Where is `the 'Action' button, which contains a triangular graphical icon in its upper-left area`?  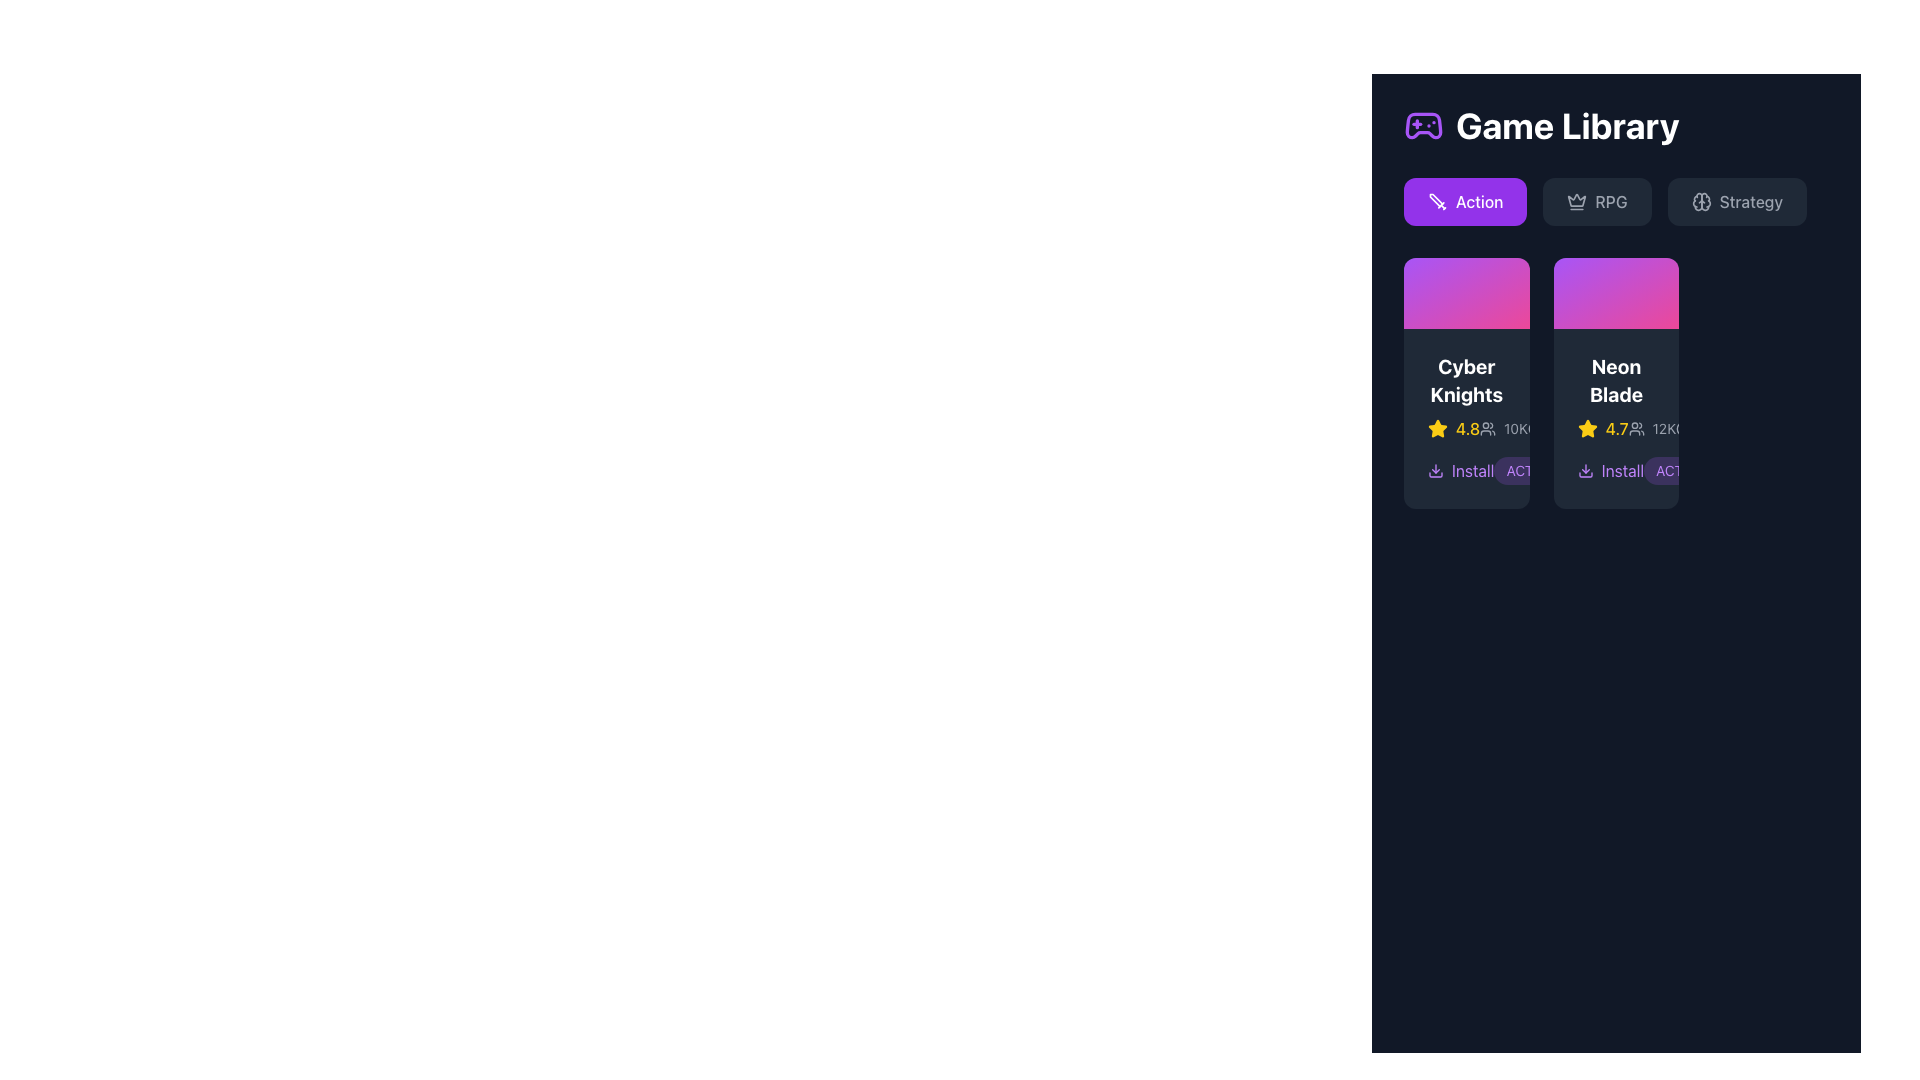
the 'Action' button, which contains a triangular graphical icon in its upper-left area is located at coordinates (1434, 200).